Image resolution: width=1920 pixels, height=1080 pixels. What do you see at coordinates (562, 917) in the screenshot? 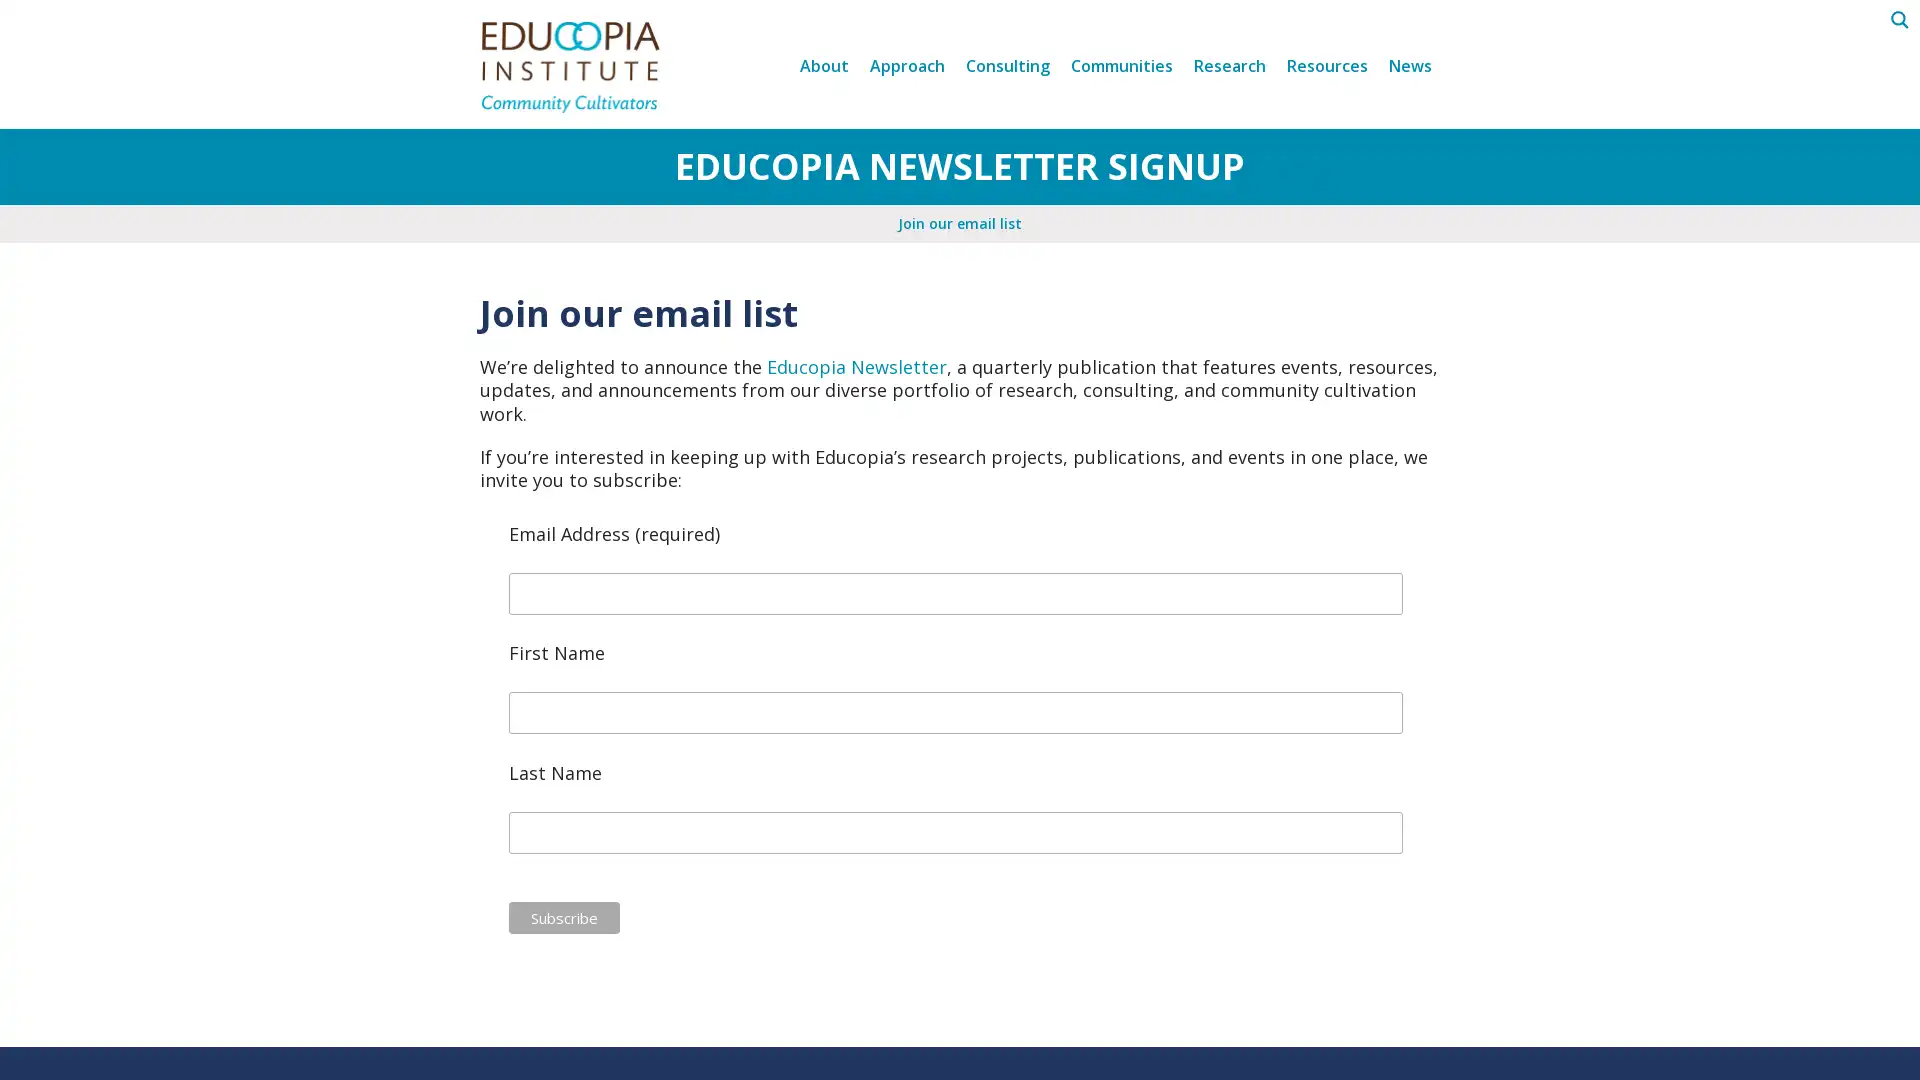
I see `Subscribe` at bounding box center [562, 917].